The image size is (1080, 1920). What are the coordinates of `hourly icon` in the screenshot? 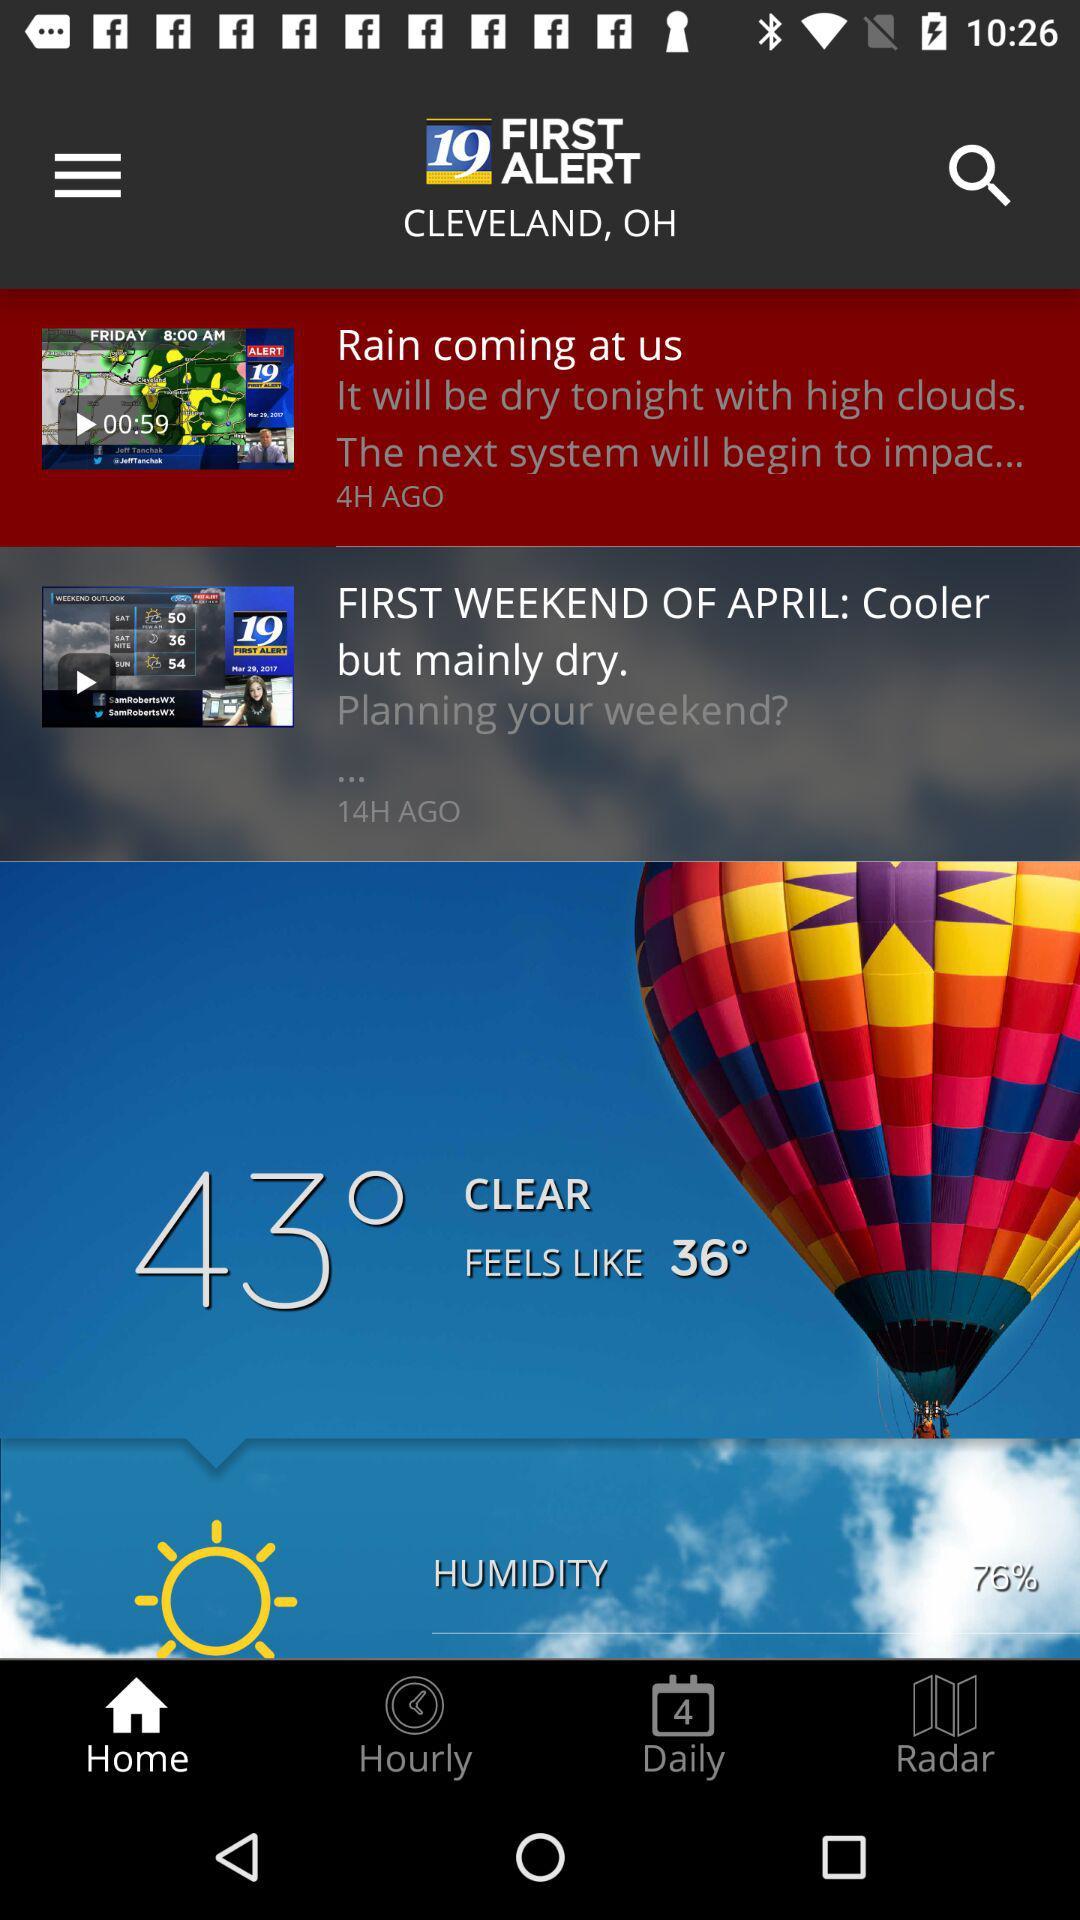 It's located at (413, 1726).